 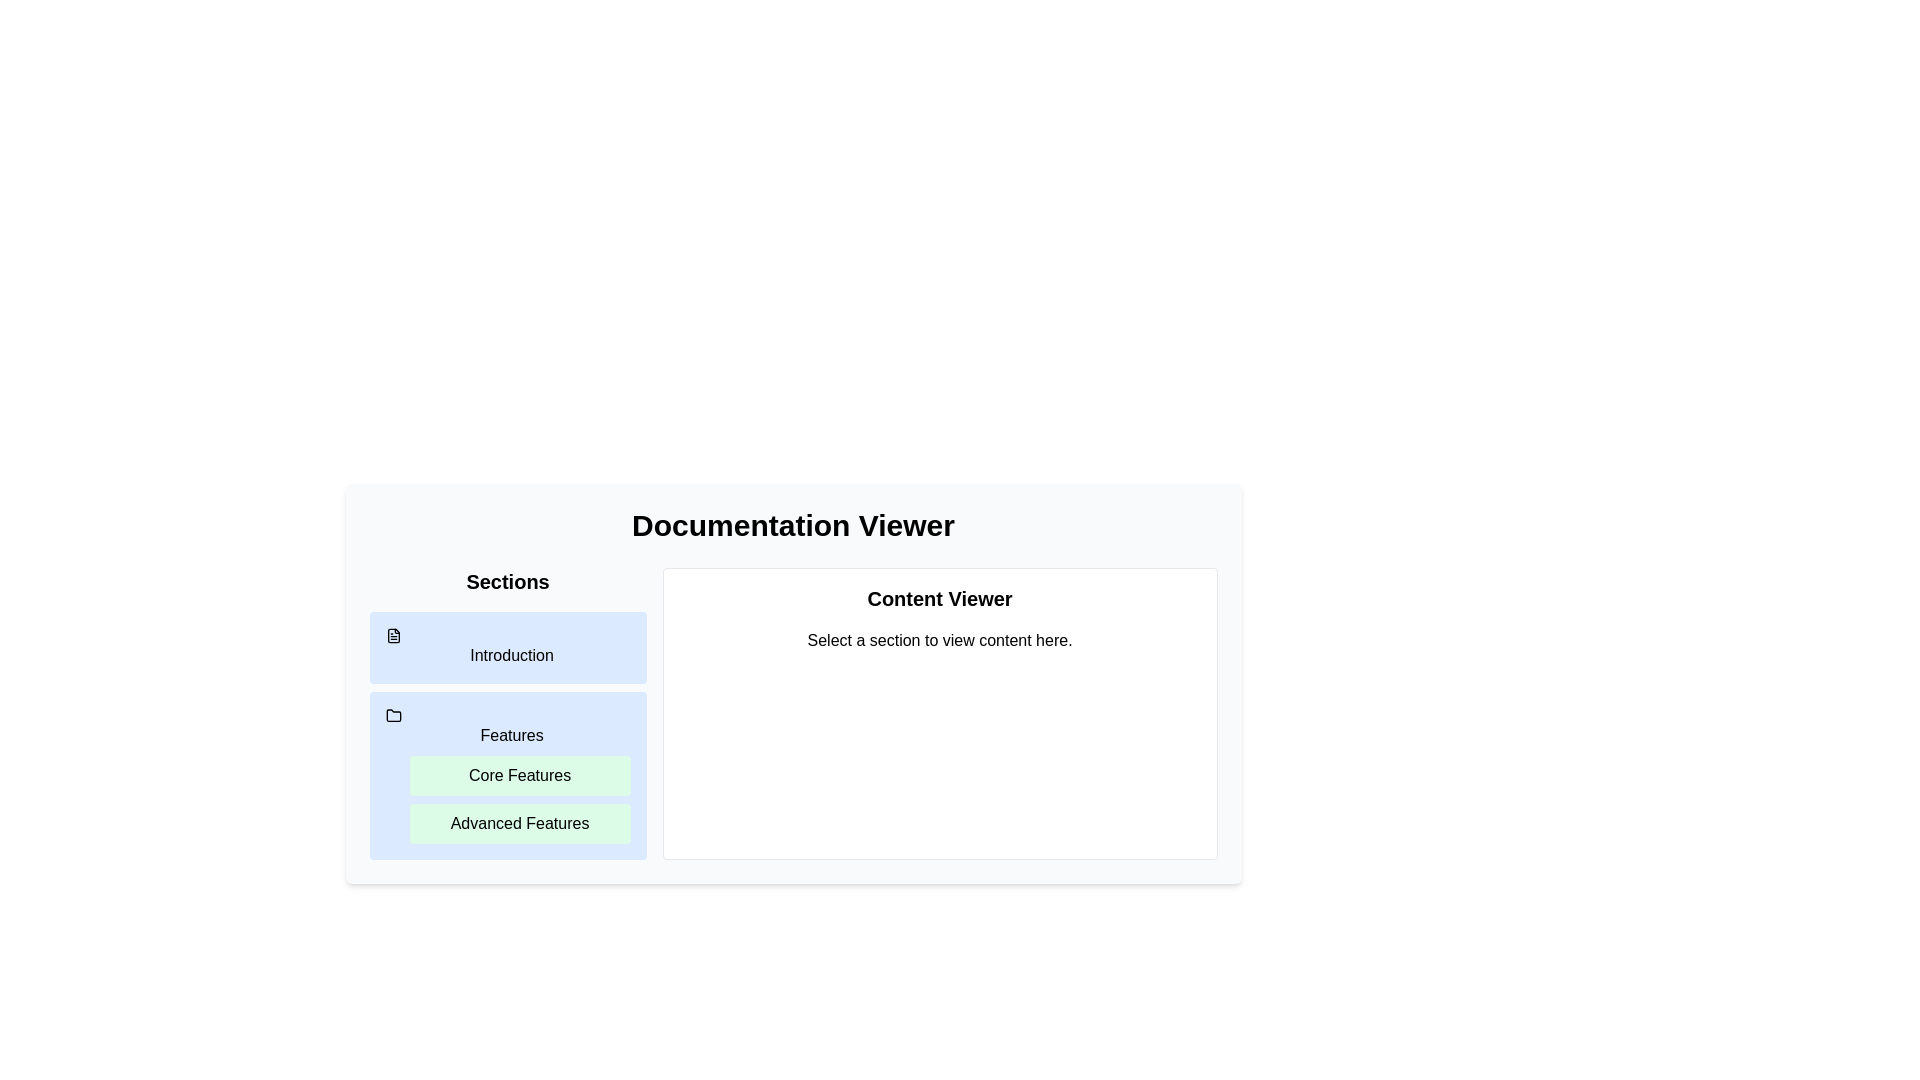 I want to click on the 'Introduction' button, which is a rectangular button with rounded corners, light blue background, and a document icon on the left, so click(x=508, y=648).